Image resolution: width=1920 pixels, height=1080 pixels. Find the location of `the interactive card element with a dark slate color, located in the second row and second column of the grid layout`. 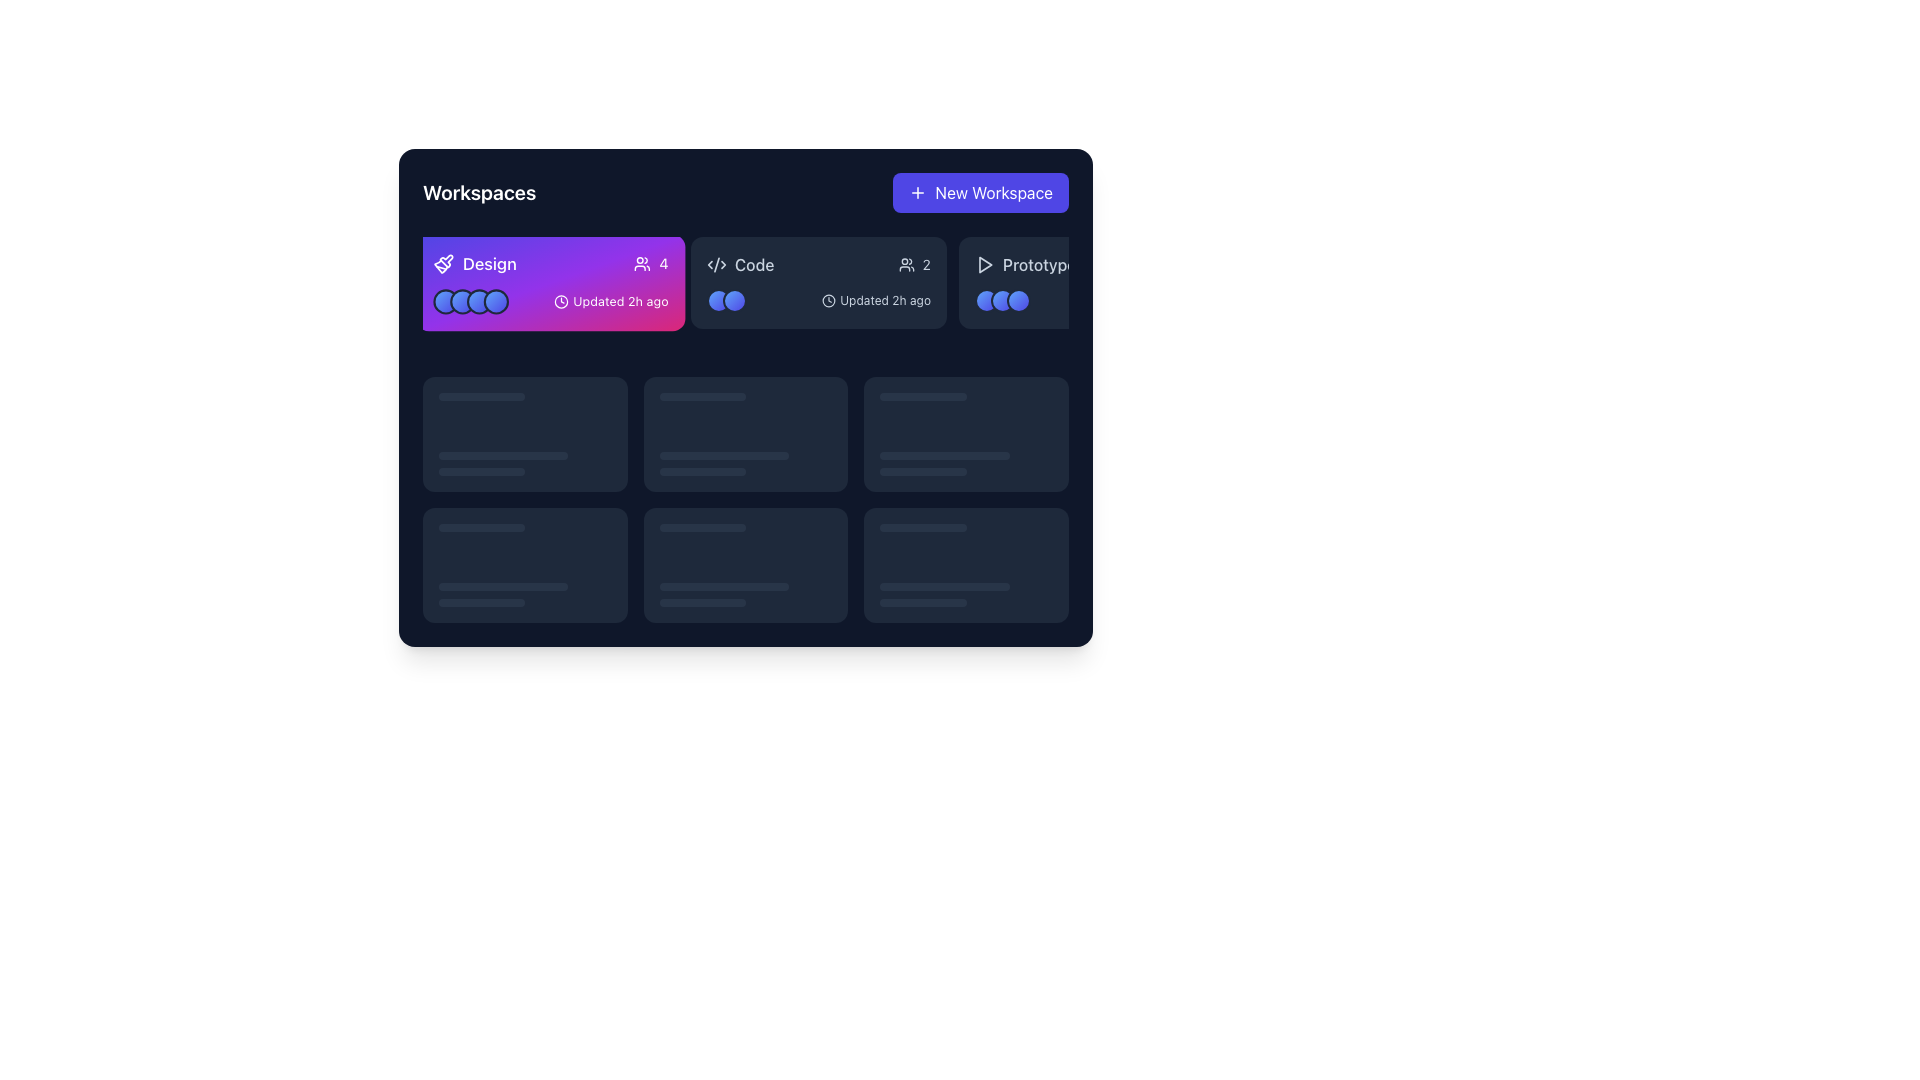

the interactive card element with a dark slate color, located in the second row and second column of the grid layout is located at coordinates (744, 565).